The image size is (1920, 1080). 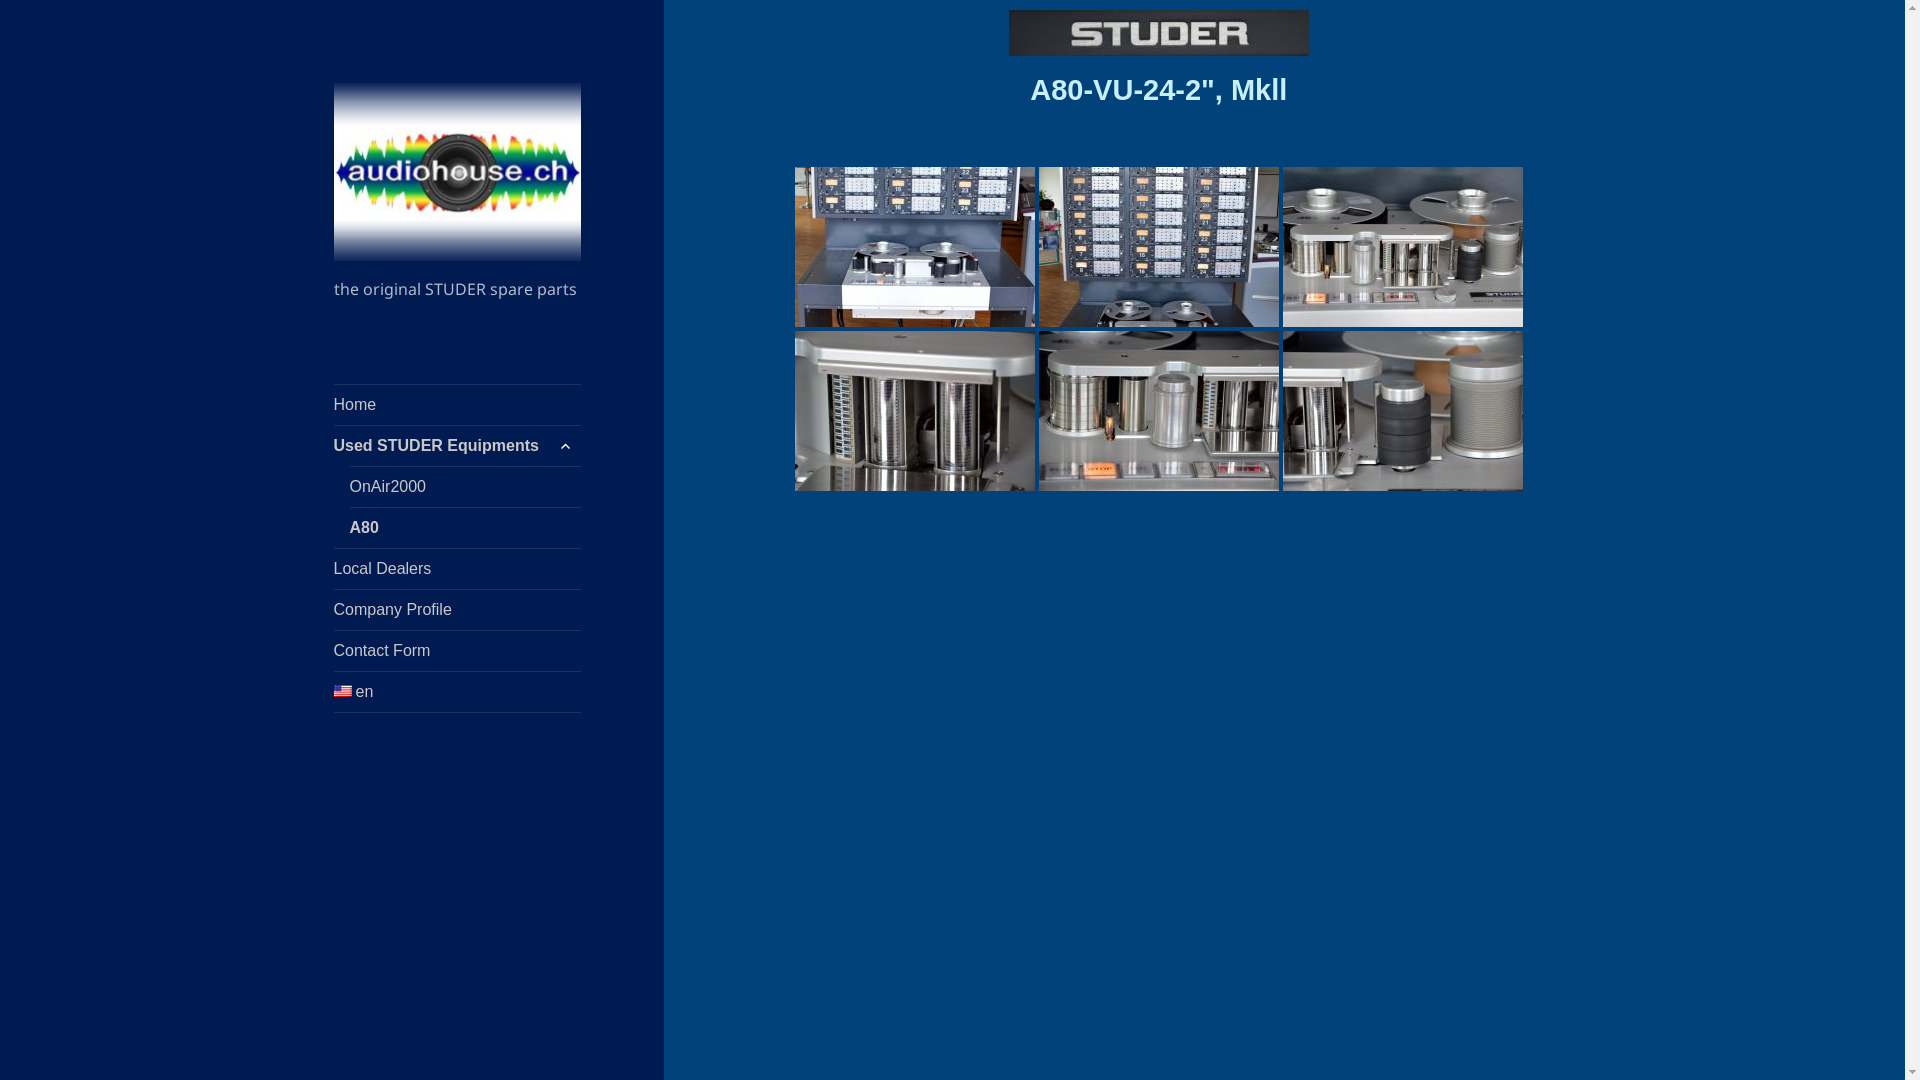 I want to click on 'A80-VU-24-239-5-scaled', so click(x=914, y=410).